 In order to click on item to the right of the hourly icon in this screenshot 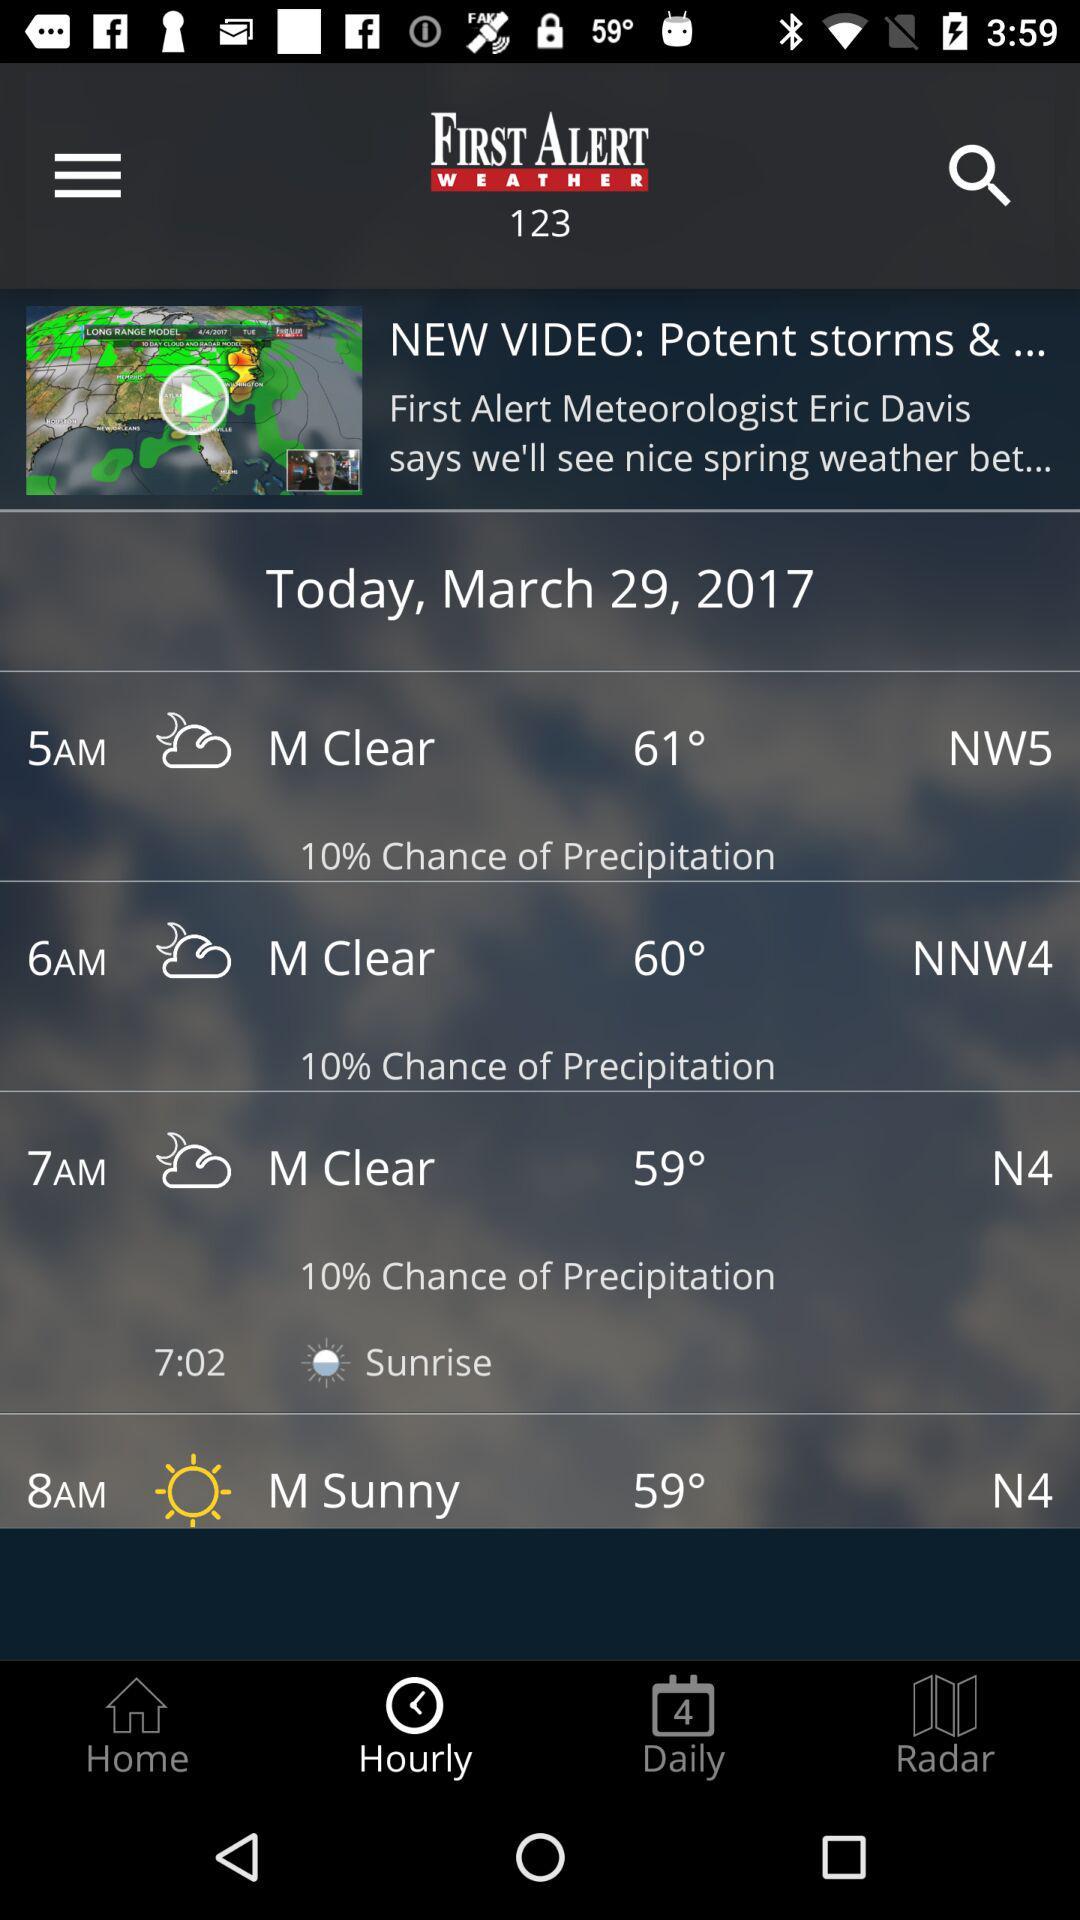, I will do `click(682, 1726)`.